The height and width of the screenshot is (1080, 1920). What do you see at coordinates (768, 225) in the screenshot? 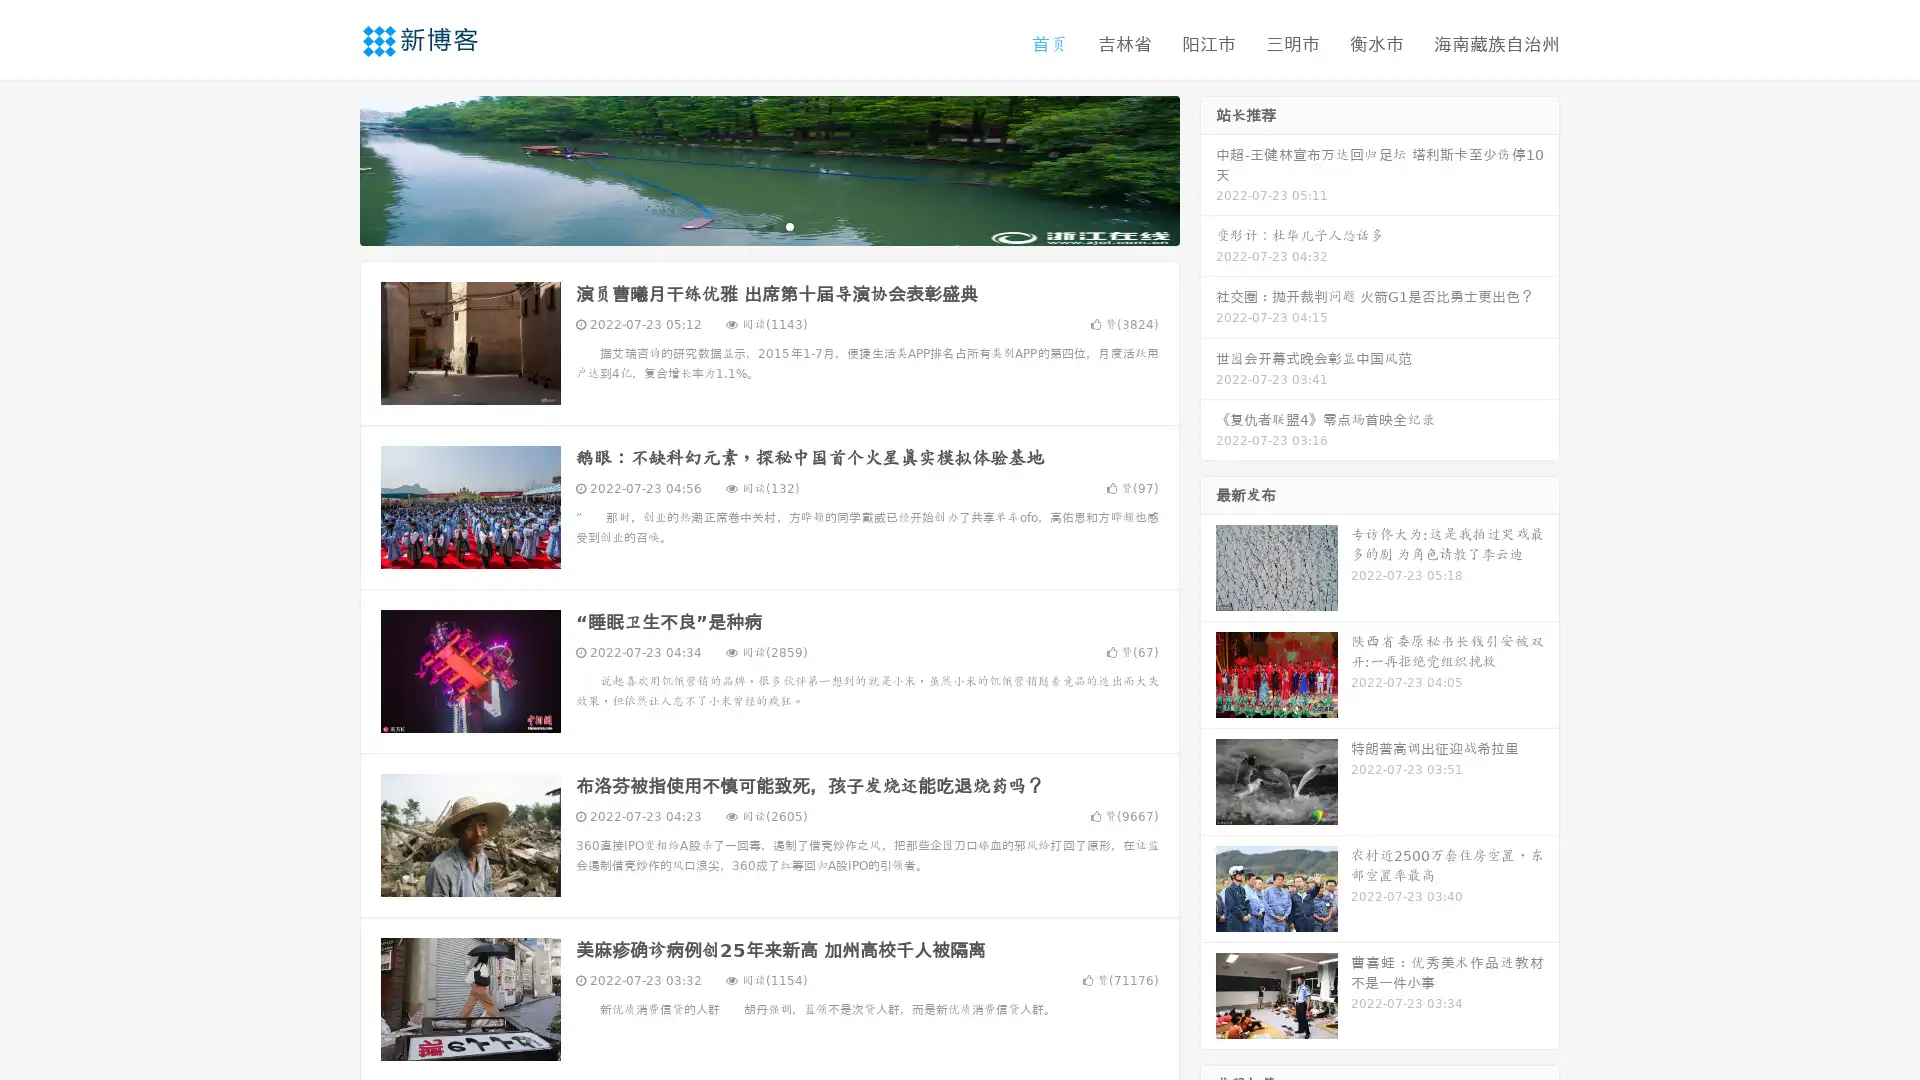
I see `Go to slide 2` at bounding box center [768, 225].